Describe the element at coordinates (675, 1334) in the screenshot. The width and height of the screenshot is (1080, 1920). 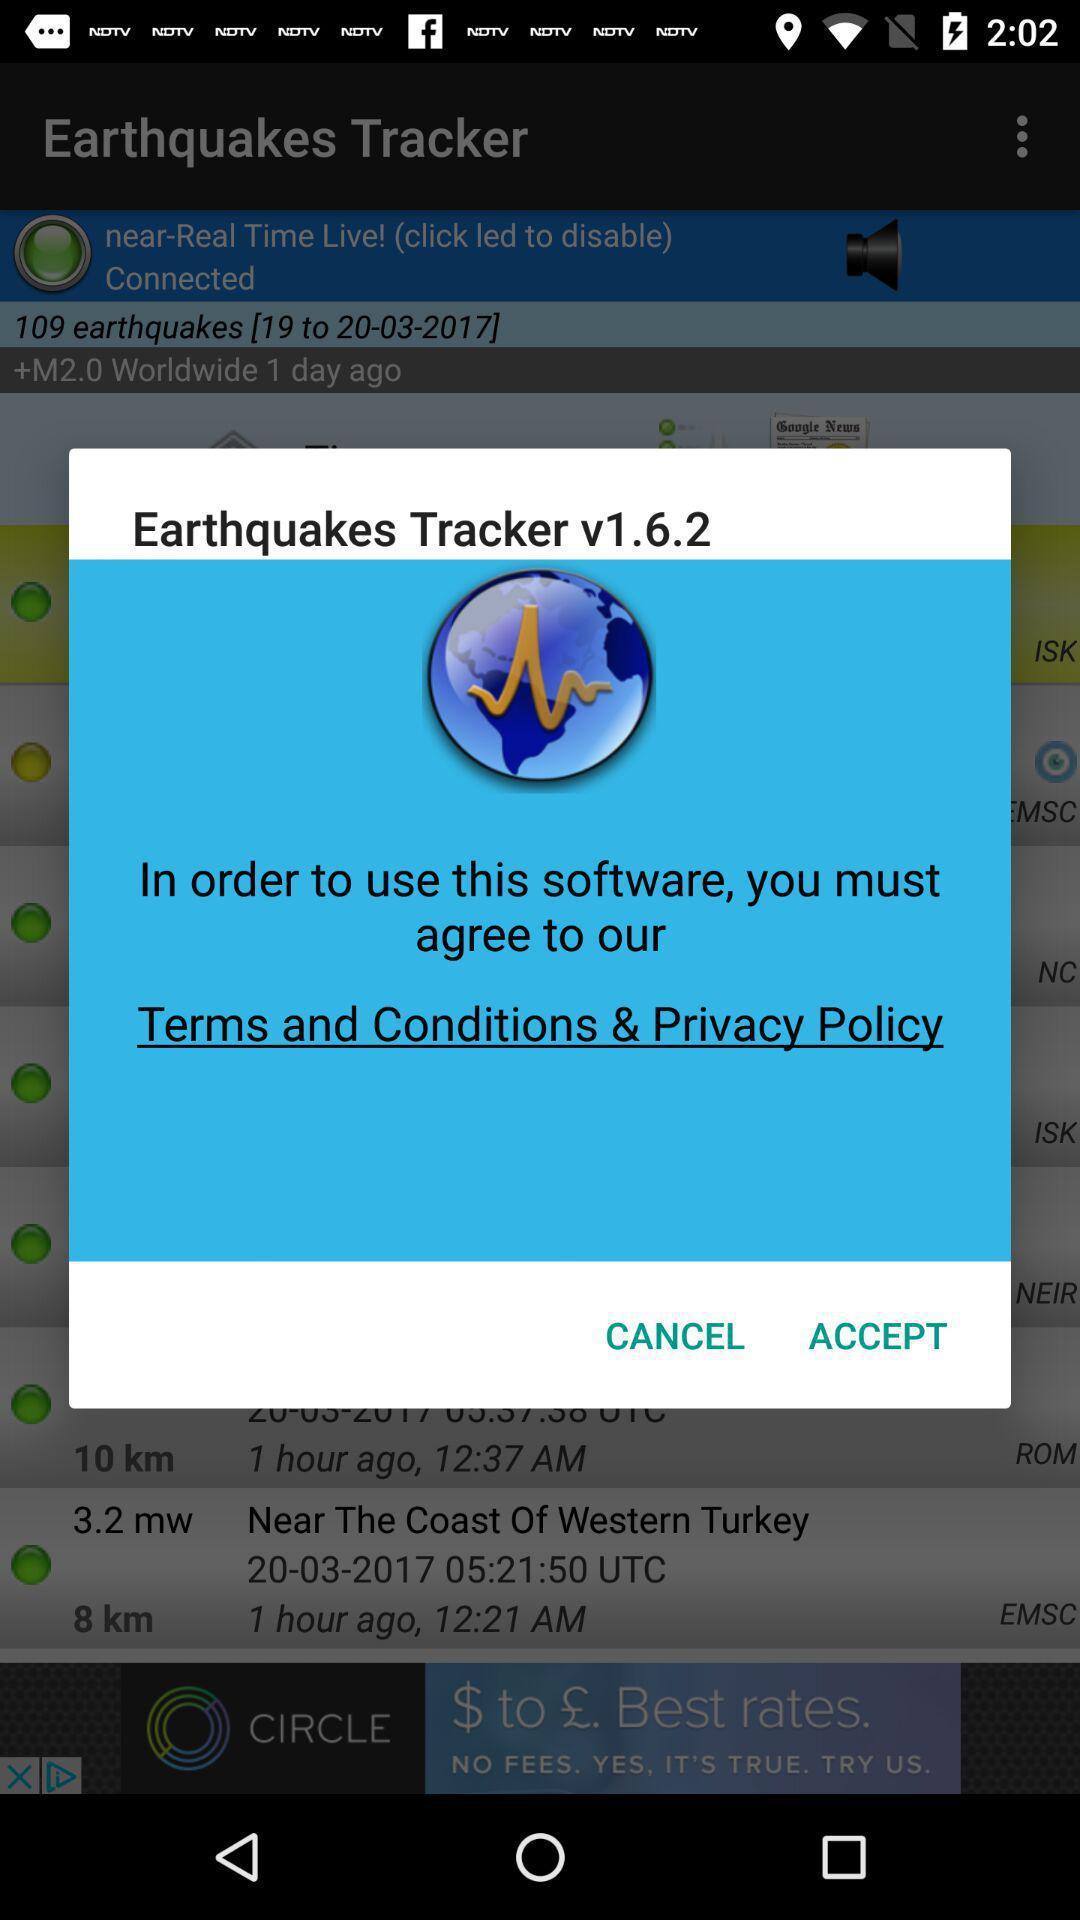
I see `icon at the bottom` at that location.